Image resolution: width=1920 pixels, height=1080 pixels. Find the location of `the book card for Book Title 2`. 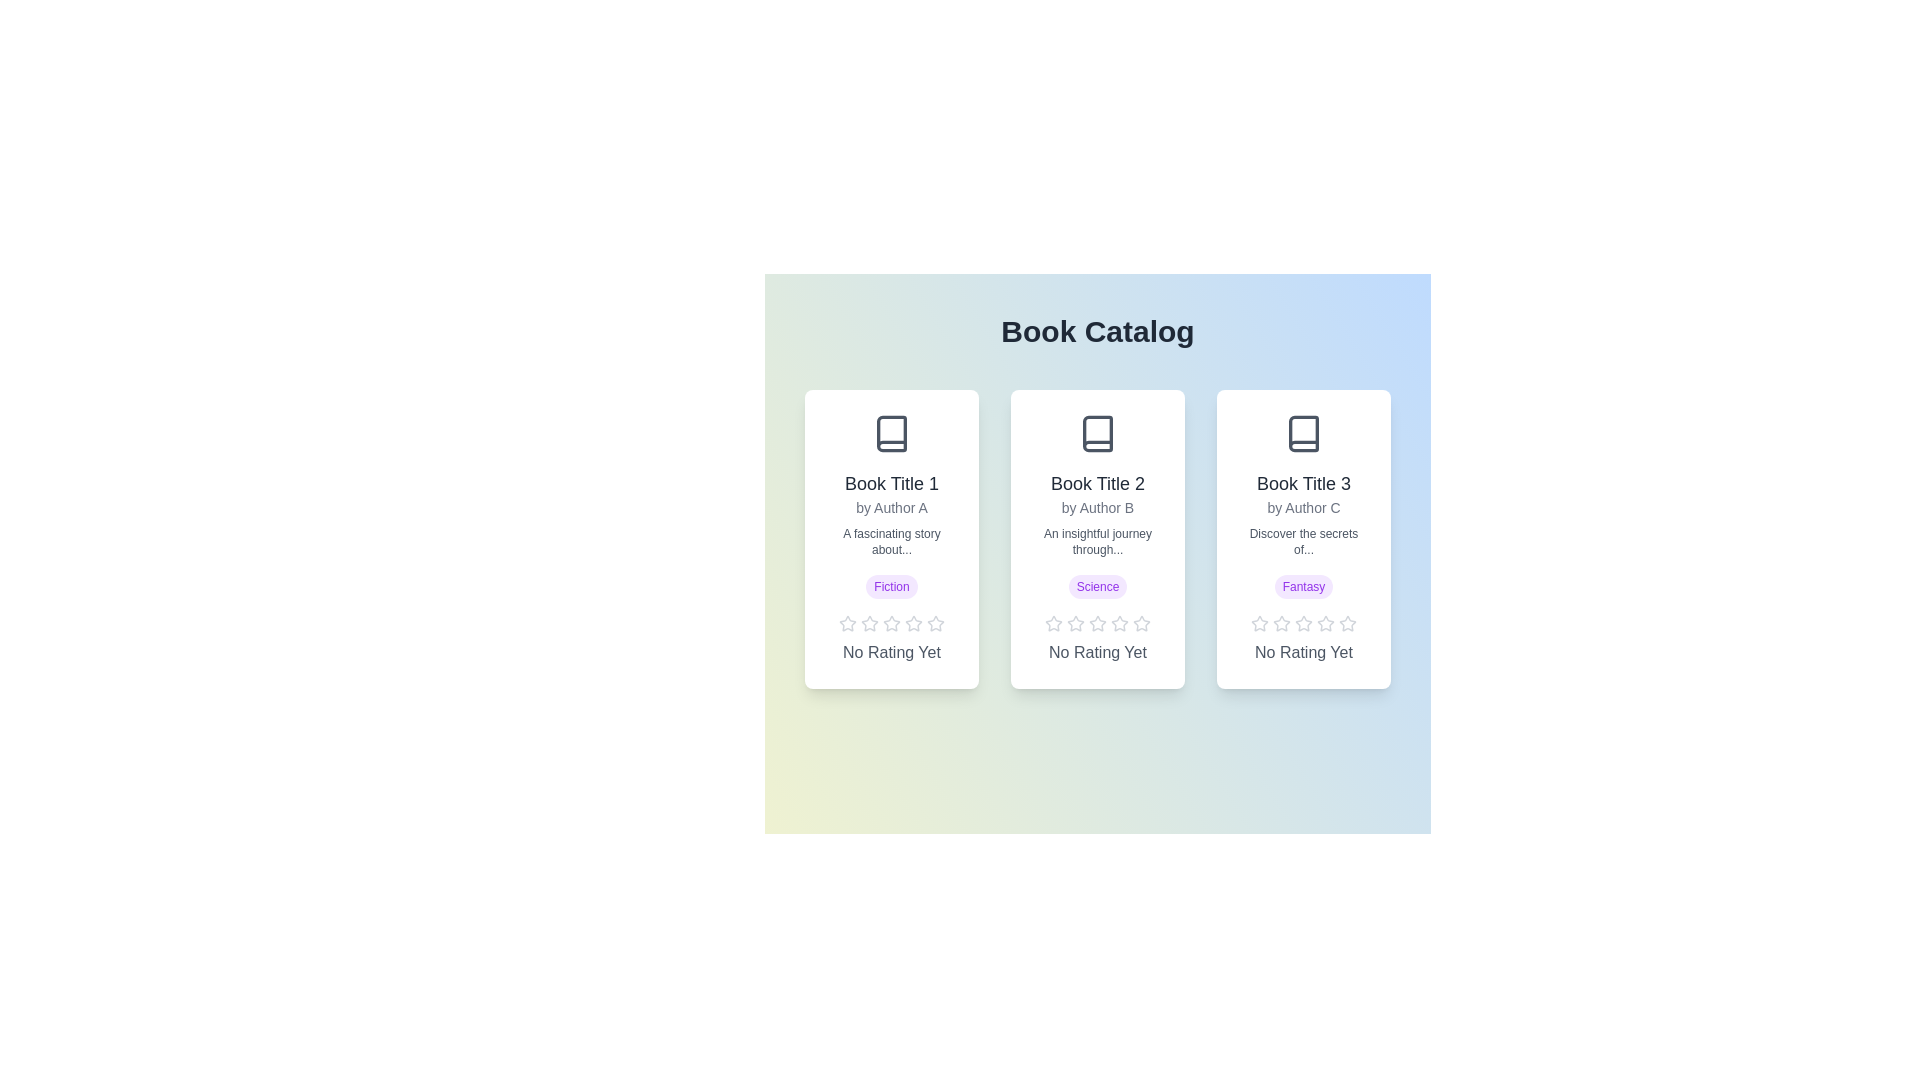

the book card for Book Title 2 is located at coordinates (1097, 538).